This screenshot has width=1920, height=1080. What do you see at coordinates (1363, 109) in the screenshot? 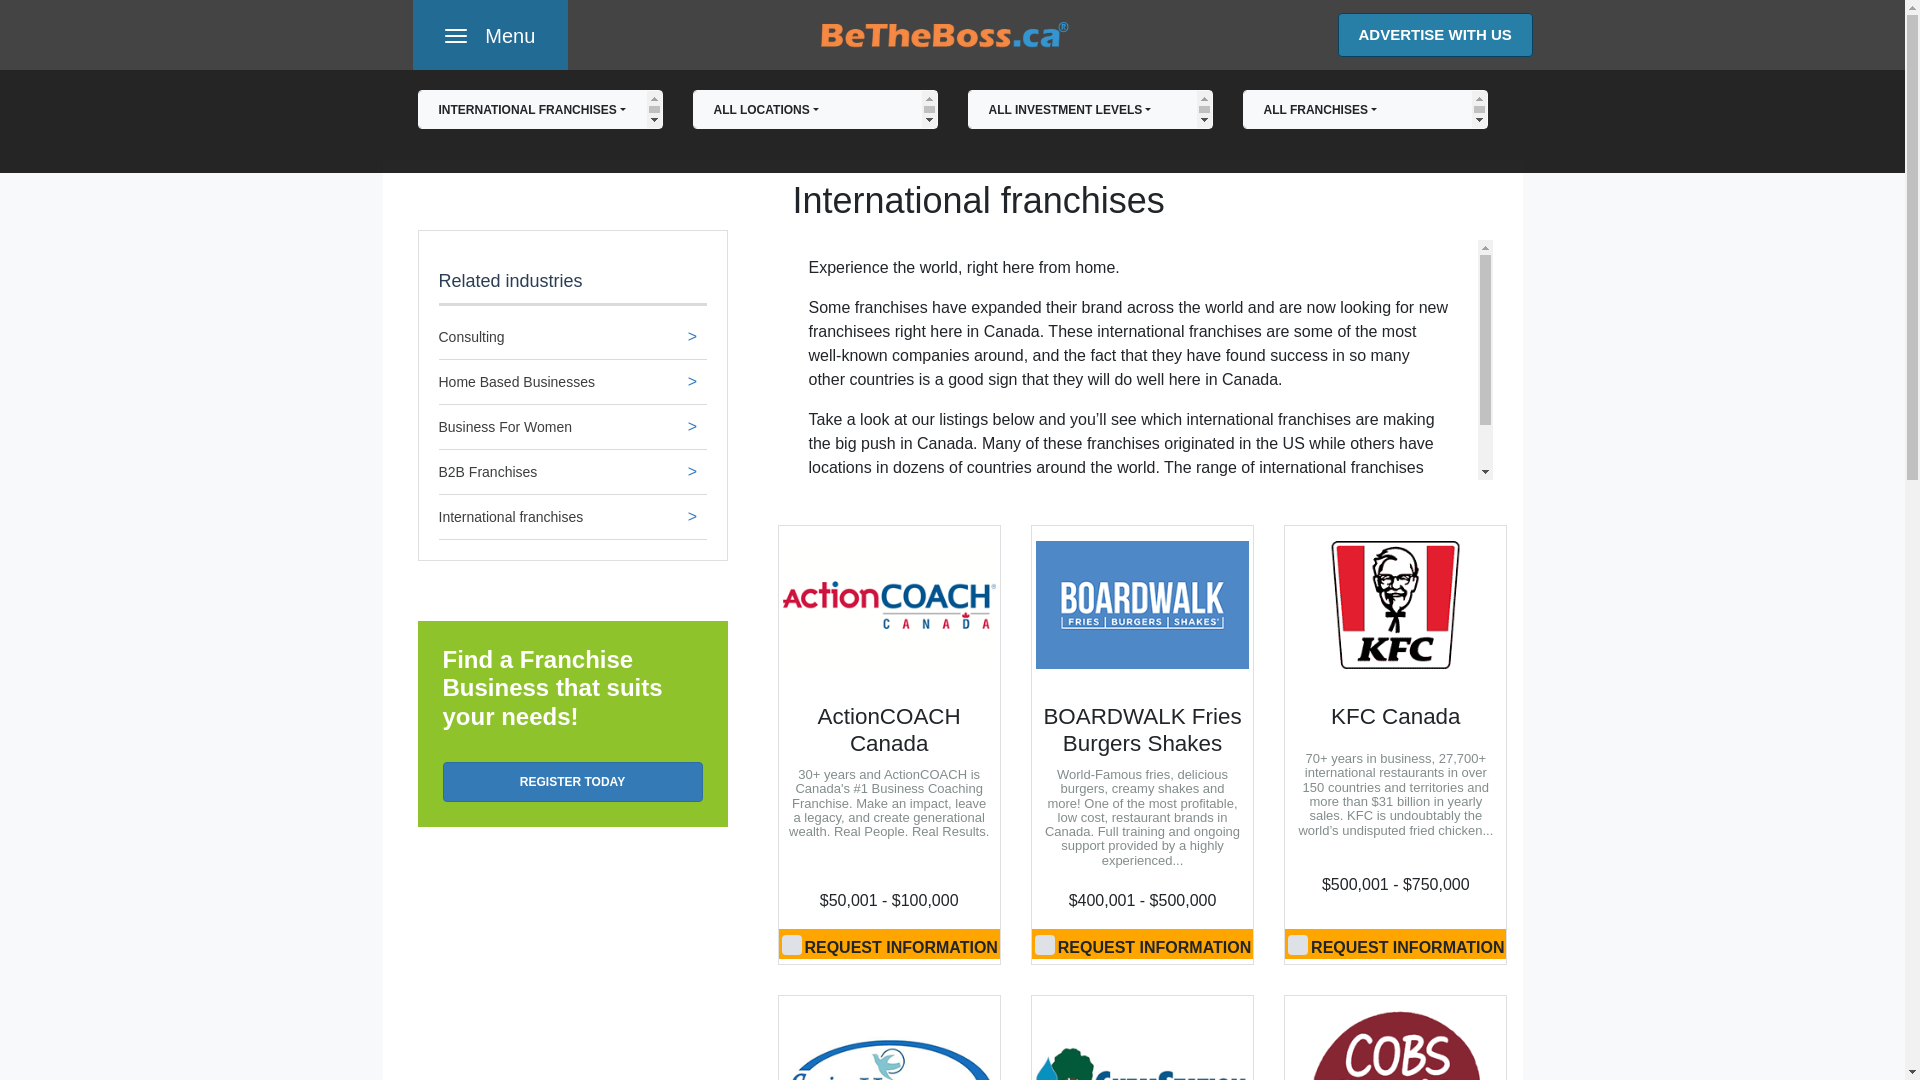
I see `'ALL FRANCHISES'` at bounding box center [1363, 109].